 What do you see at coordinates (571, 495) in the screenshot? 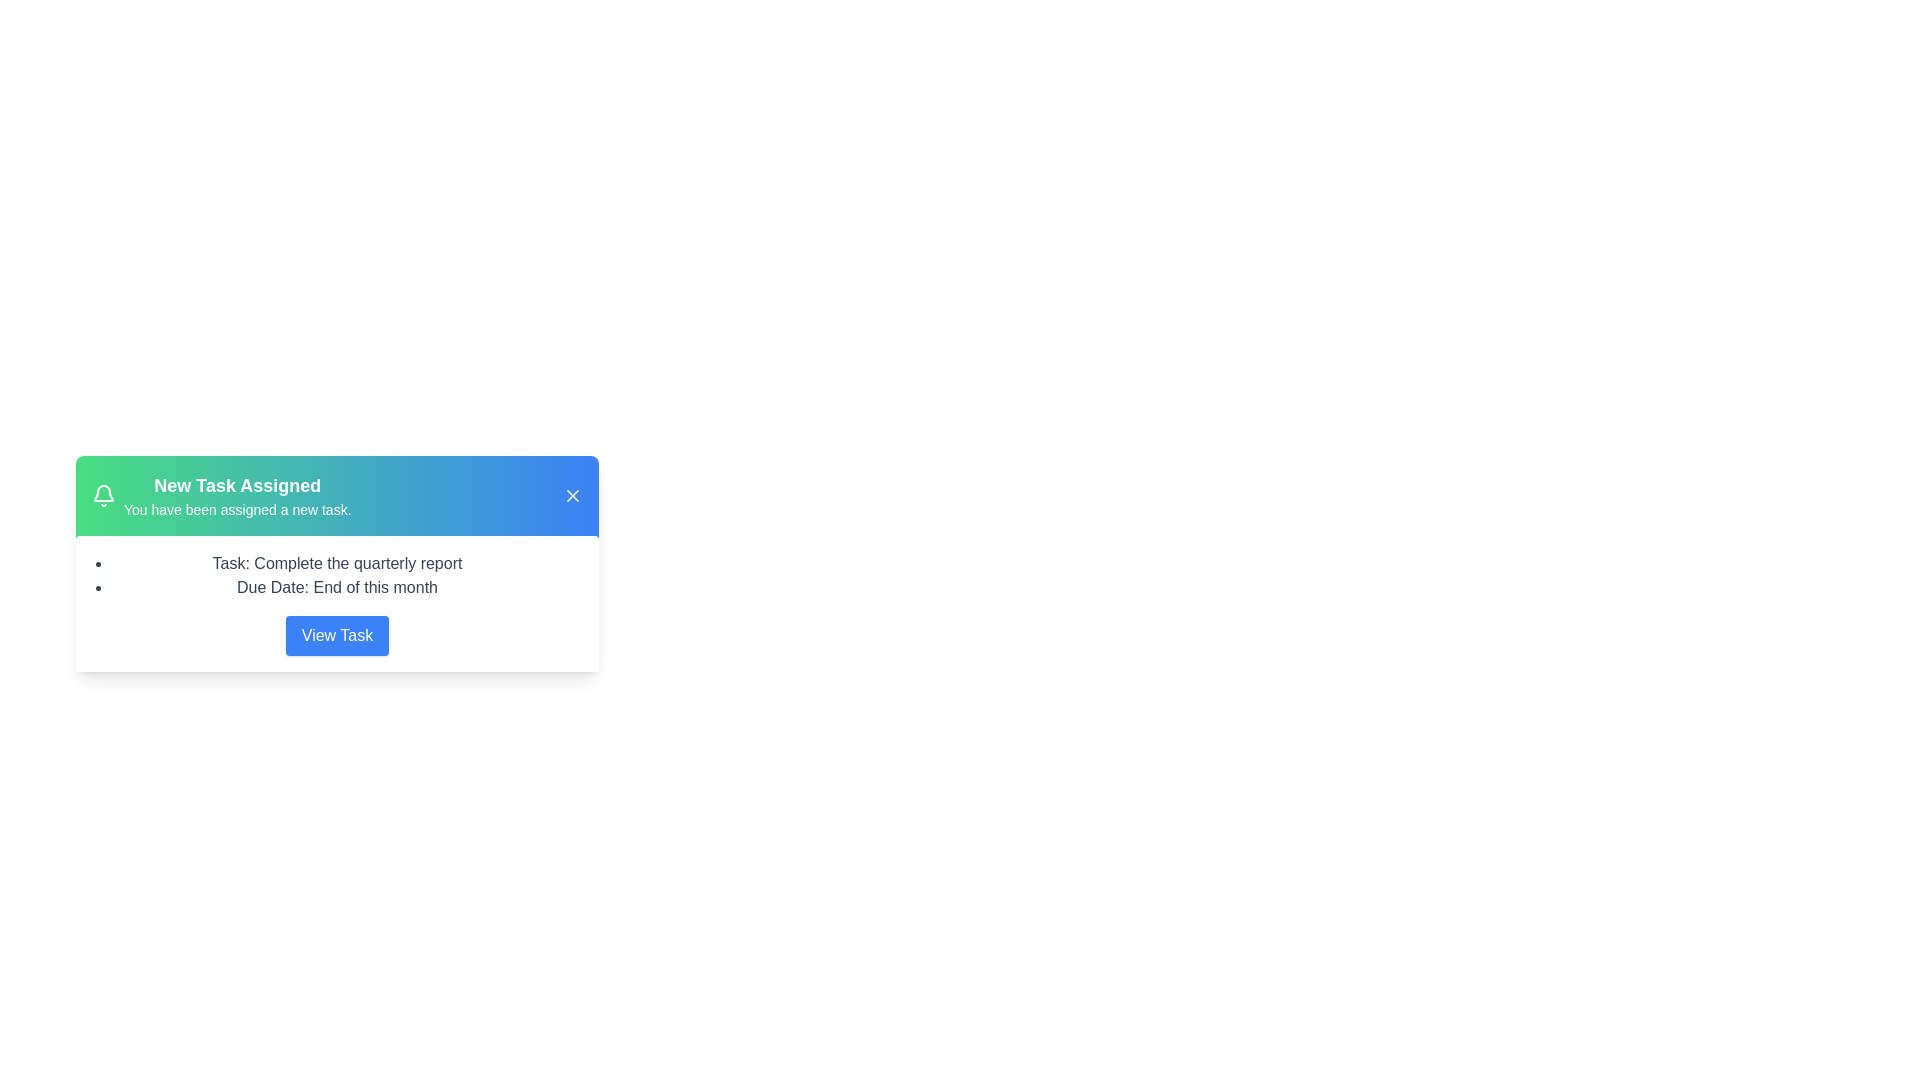
I see `the close button to dismiss the alert` at bounding box center [571, 495].